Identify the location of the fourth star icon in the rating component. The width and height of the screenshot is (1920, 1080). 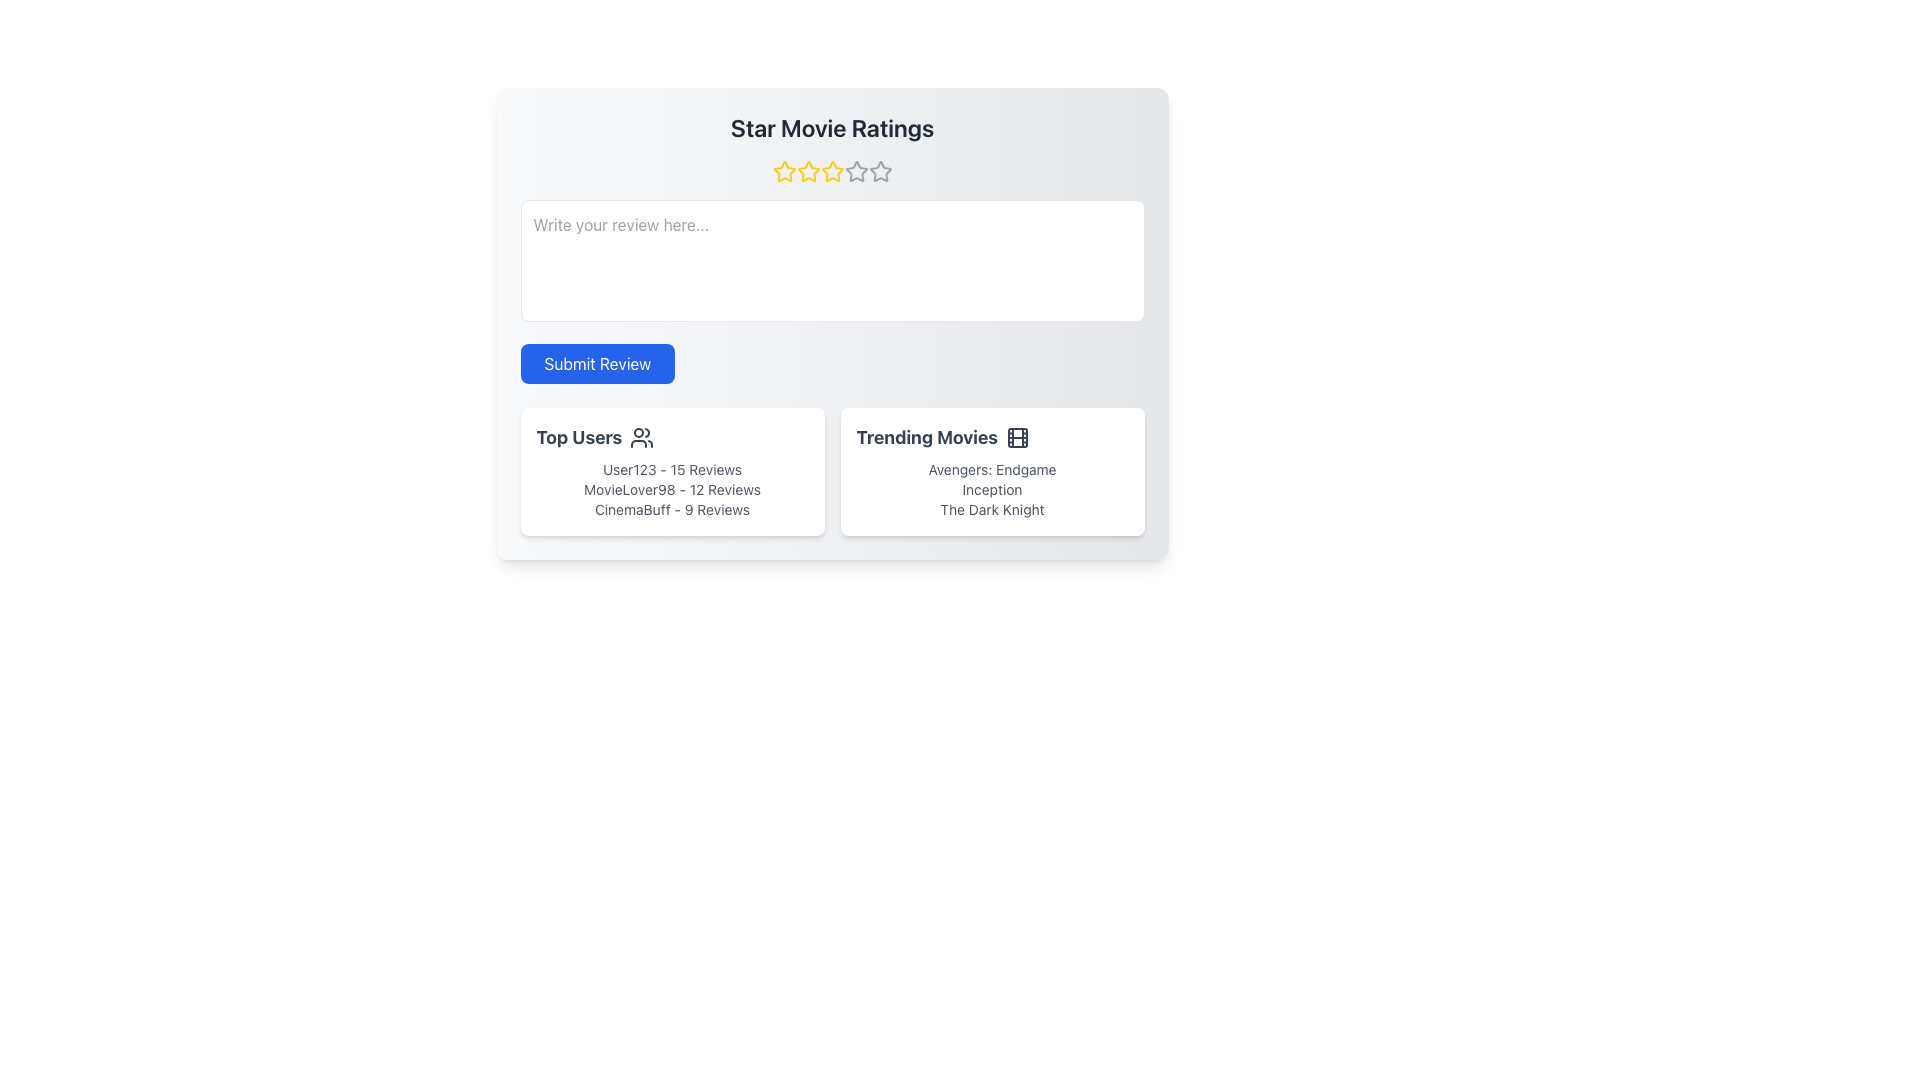
(856, 170).